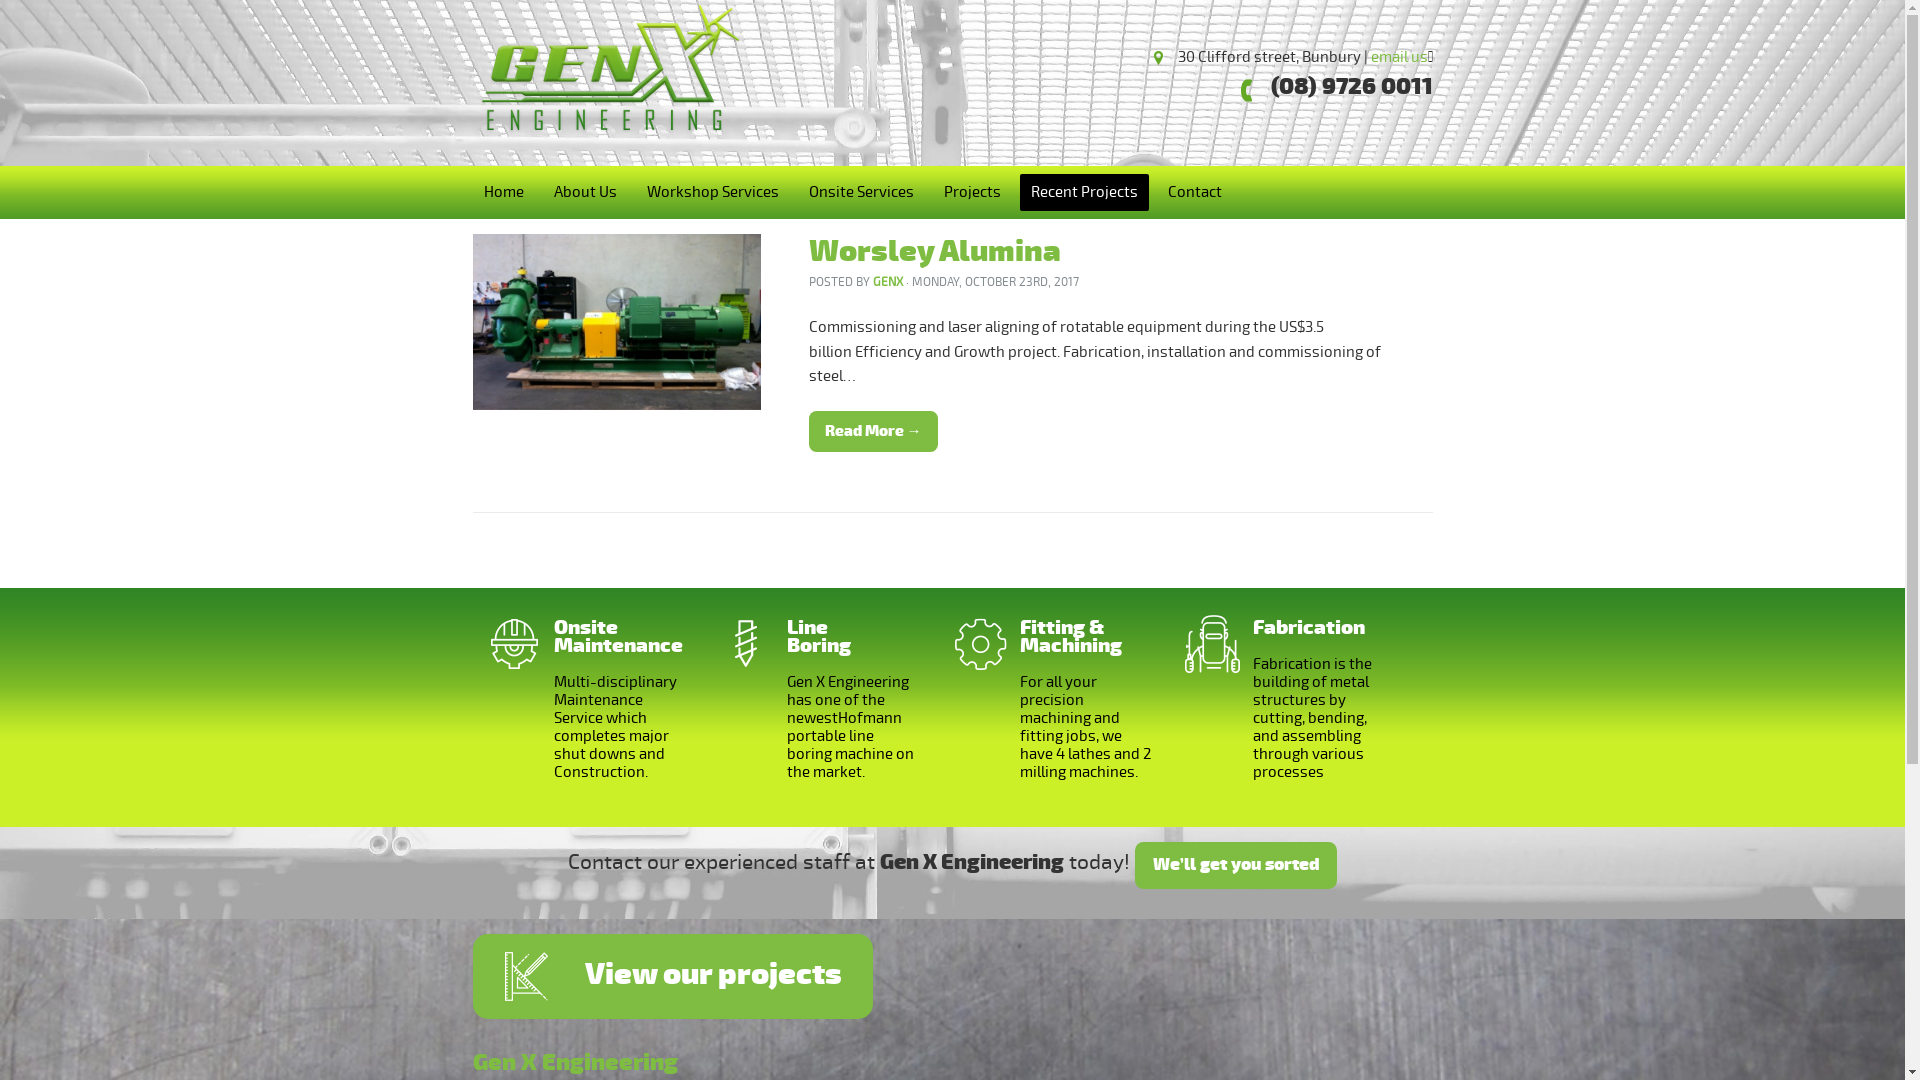  I want to click on 'Recent Projects', so click(1083, 192).